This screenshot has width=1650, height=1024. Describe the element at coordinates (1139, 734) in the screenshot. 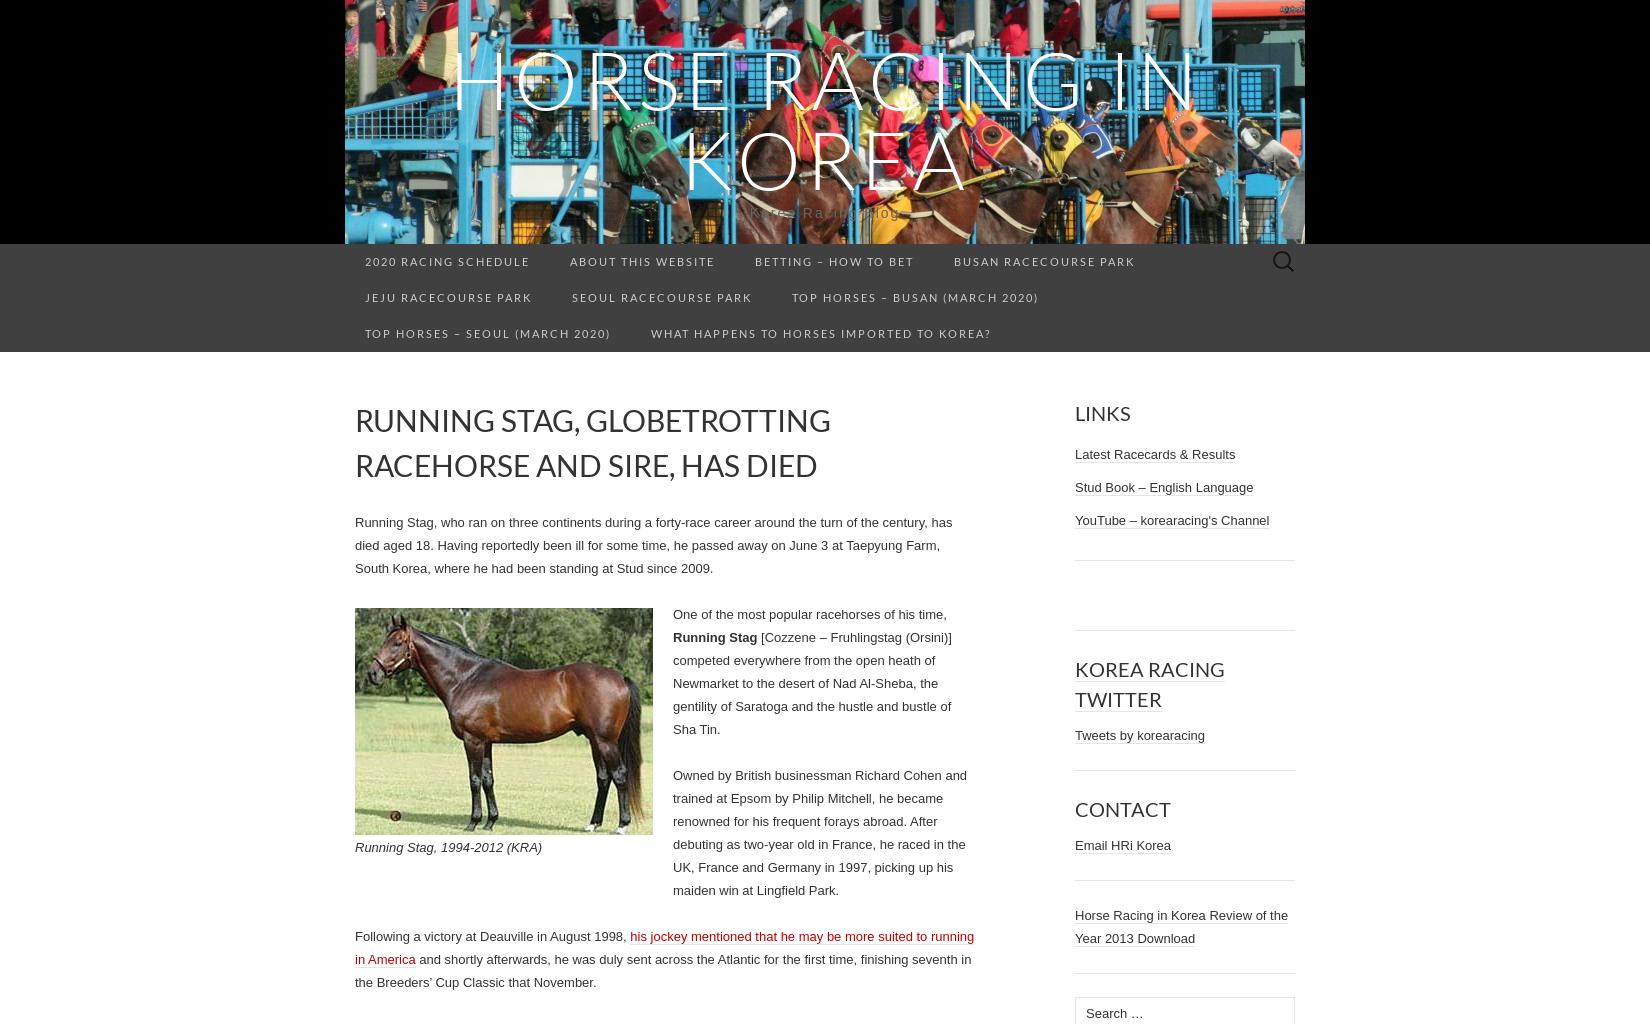

I see `'Tweets by korearacing'` at that location.